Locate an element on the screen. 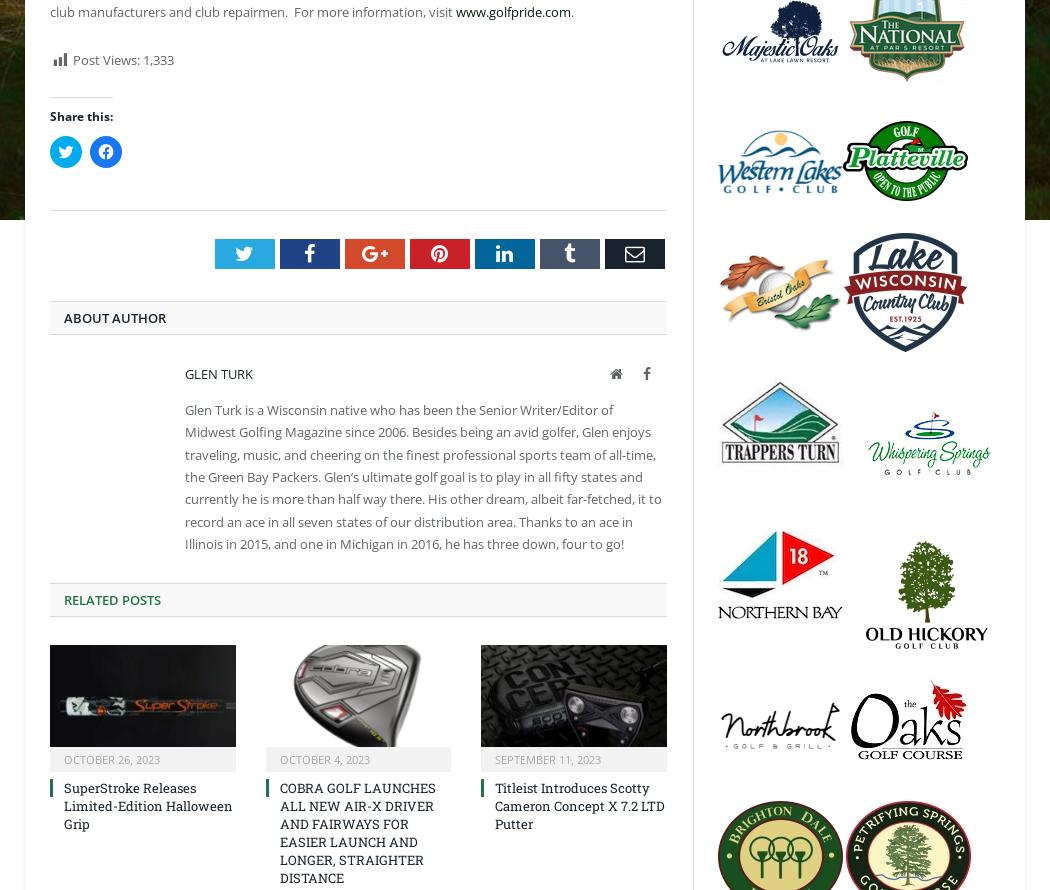  'COBRA GOLF LAUNCHES ALL NEW AIR-X DRIVER AND FAIRWAYS FOR EASIER LAUNCH AND LONGER, STRAIGHTER DISTANCE' is located at coordinates (356, 831).